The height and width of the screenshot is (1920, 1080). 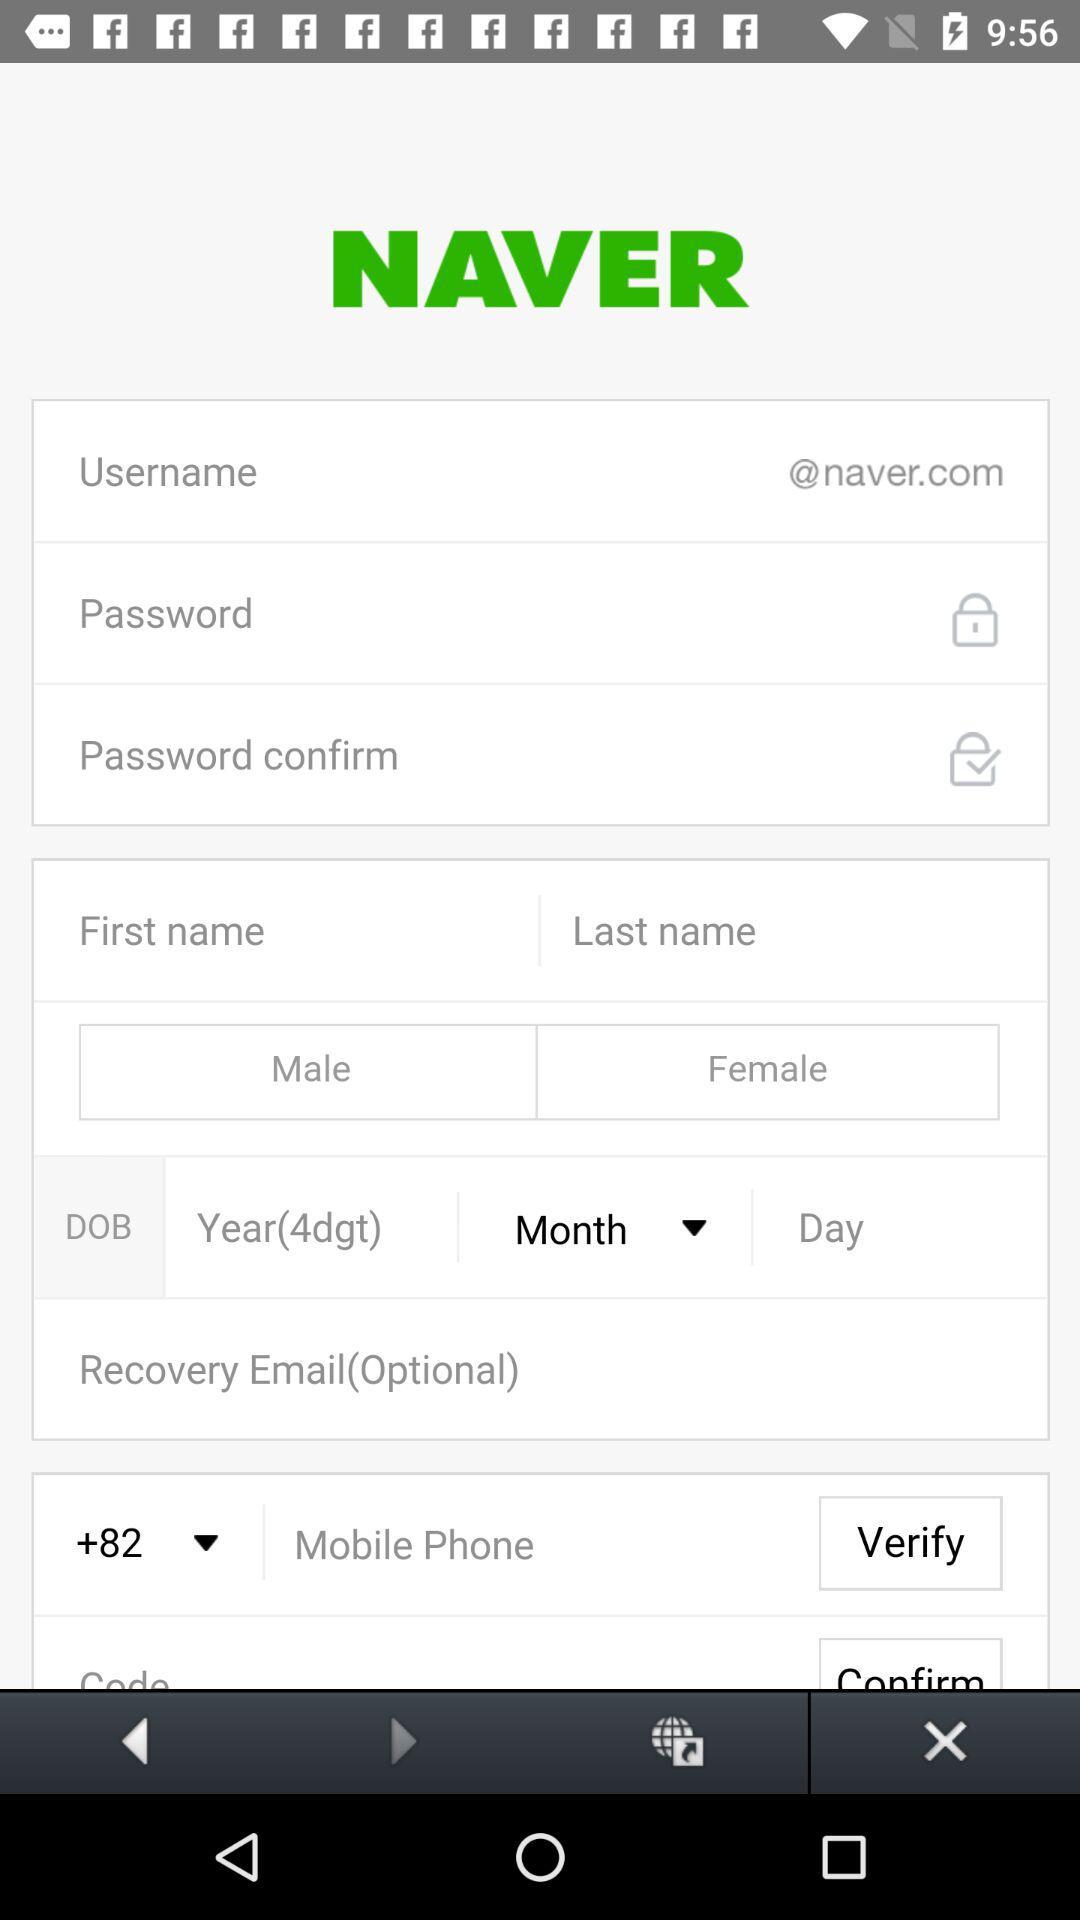 What do you see at coordinates (403, 1740) in the screenshot?
I see `the play icon` at bounding box center [403, 1740].